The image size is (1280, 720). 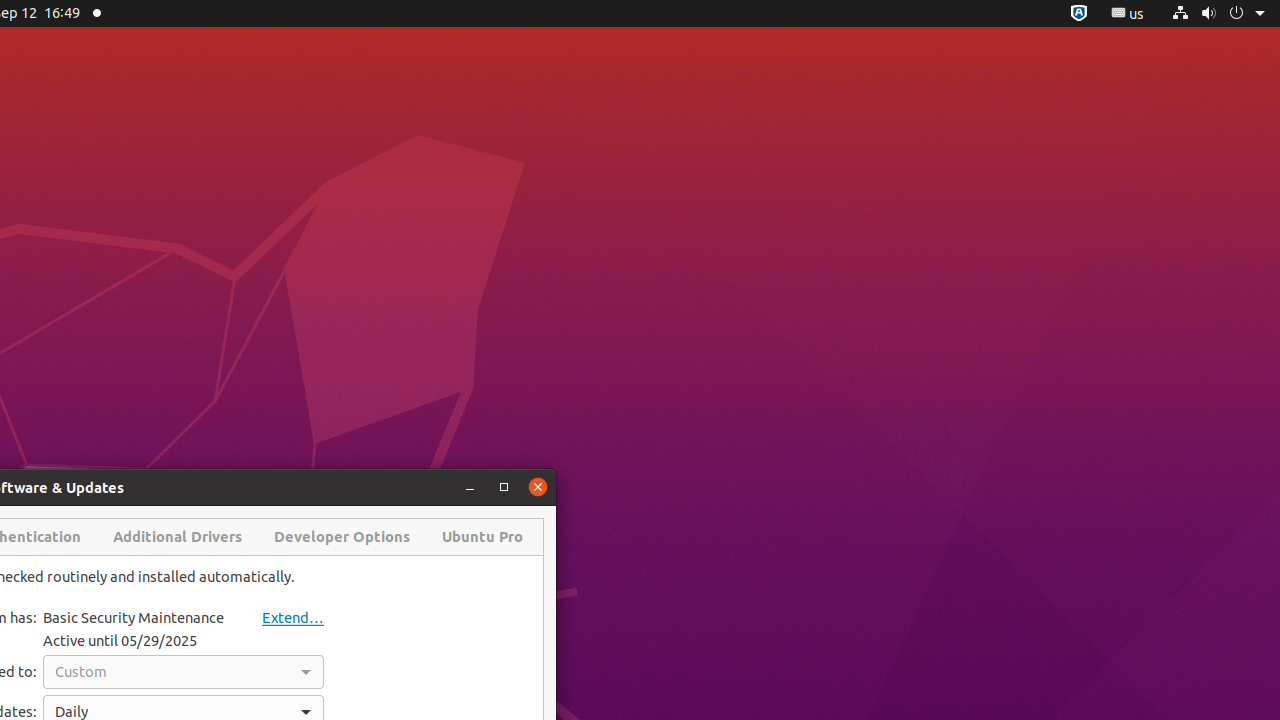 I want to click on 'Ubuntu Pro', so click(x=482, y=535).